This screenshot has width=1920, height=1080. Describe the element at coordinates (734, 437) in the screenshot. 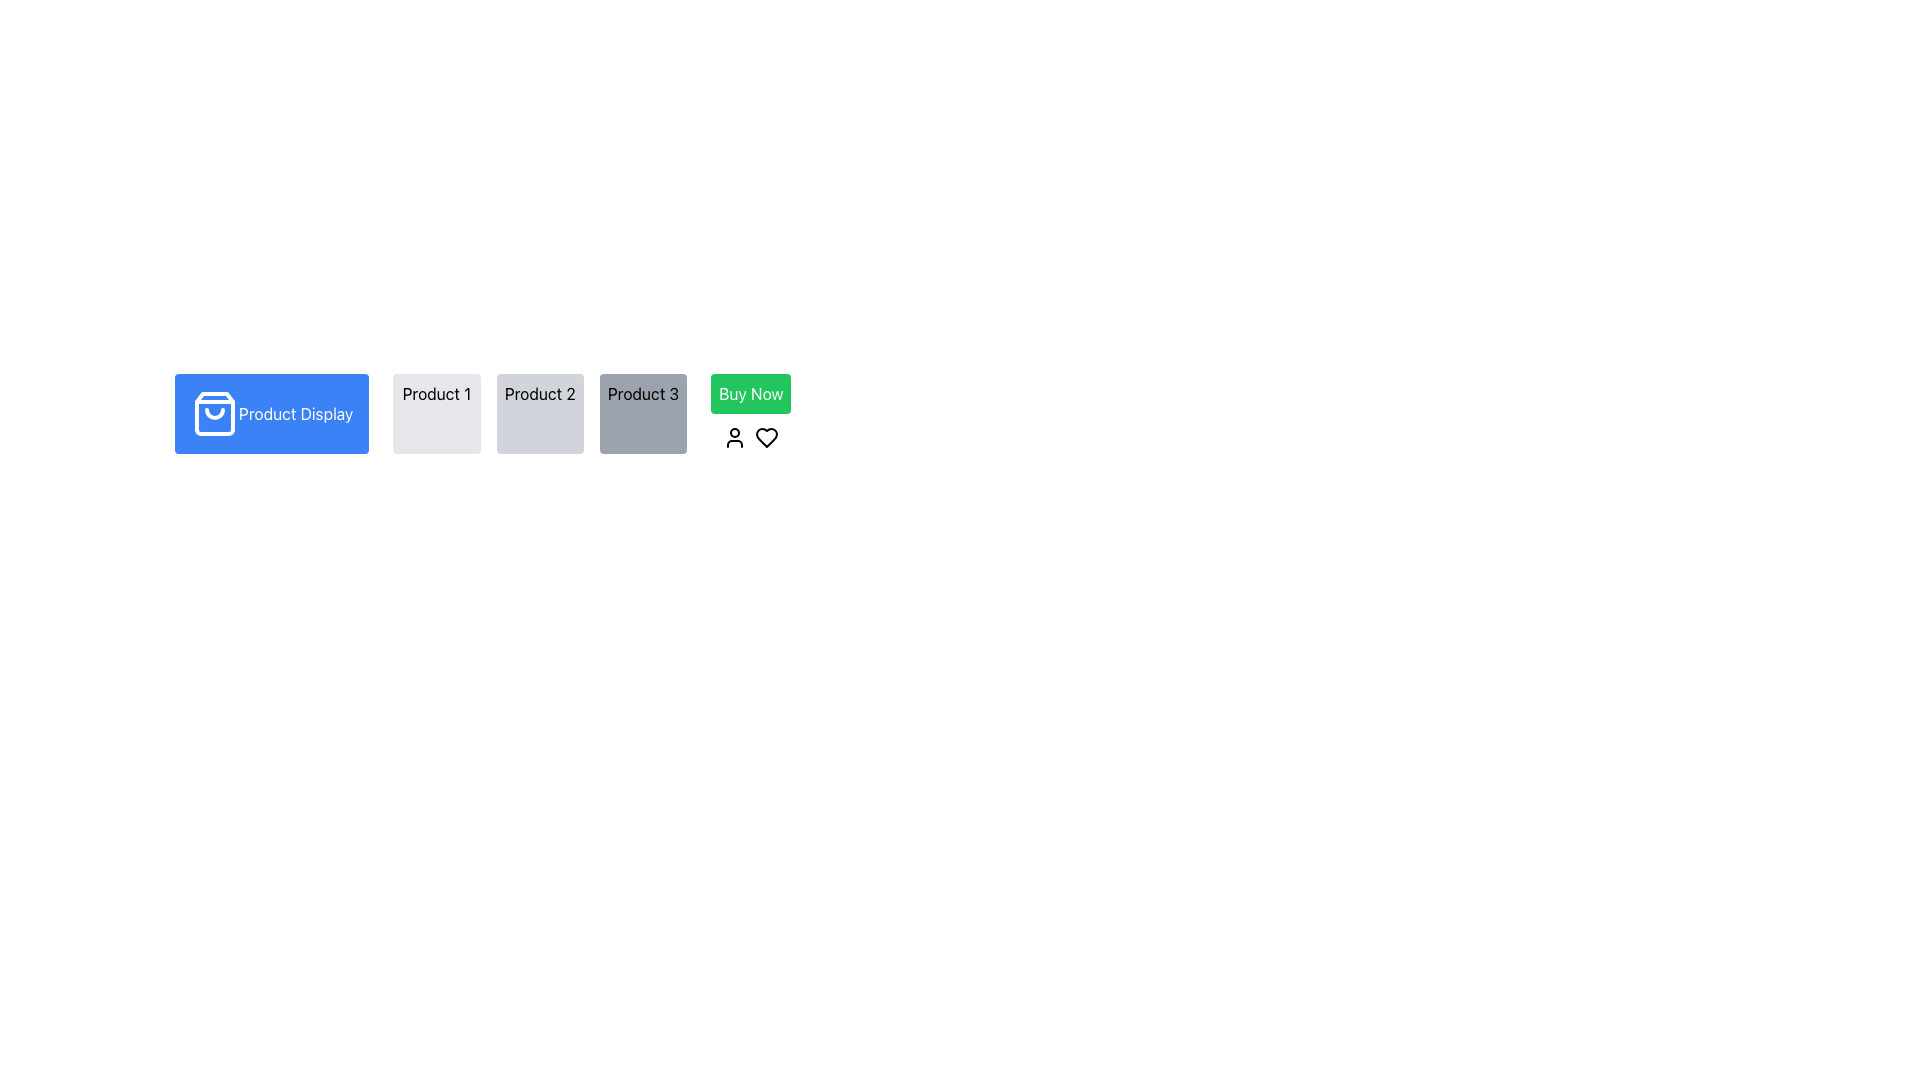

I see `the user profile icon, which is a simplistic outline of a person, located immediately to the left of a heart icon and to the right of the 'Buy Now' button` at that location.